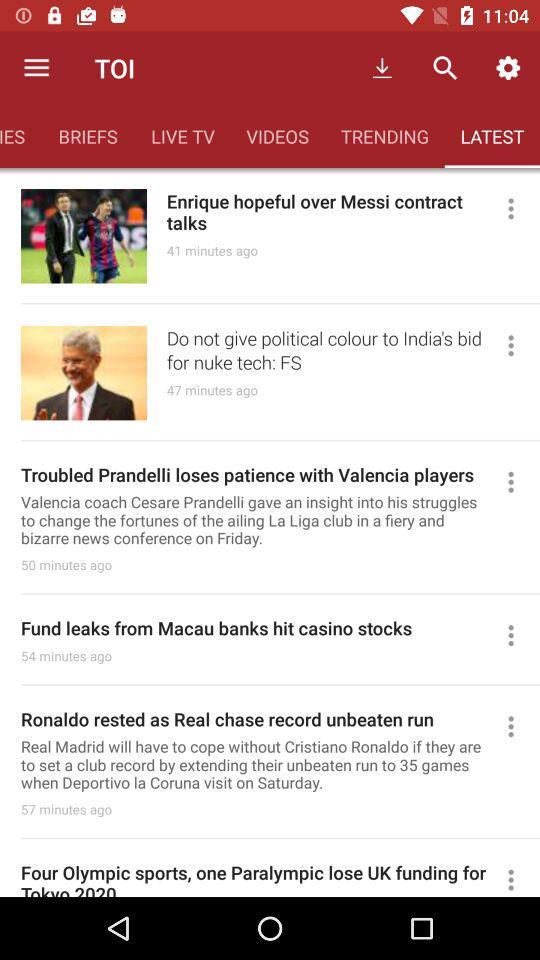  I want to click on more news, so click(519, 634).